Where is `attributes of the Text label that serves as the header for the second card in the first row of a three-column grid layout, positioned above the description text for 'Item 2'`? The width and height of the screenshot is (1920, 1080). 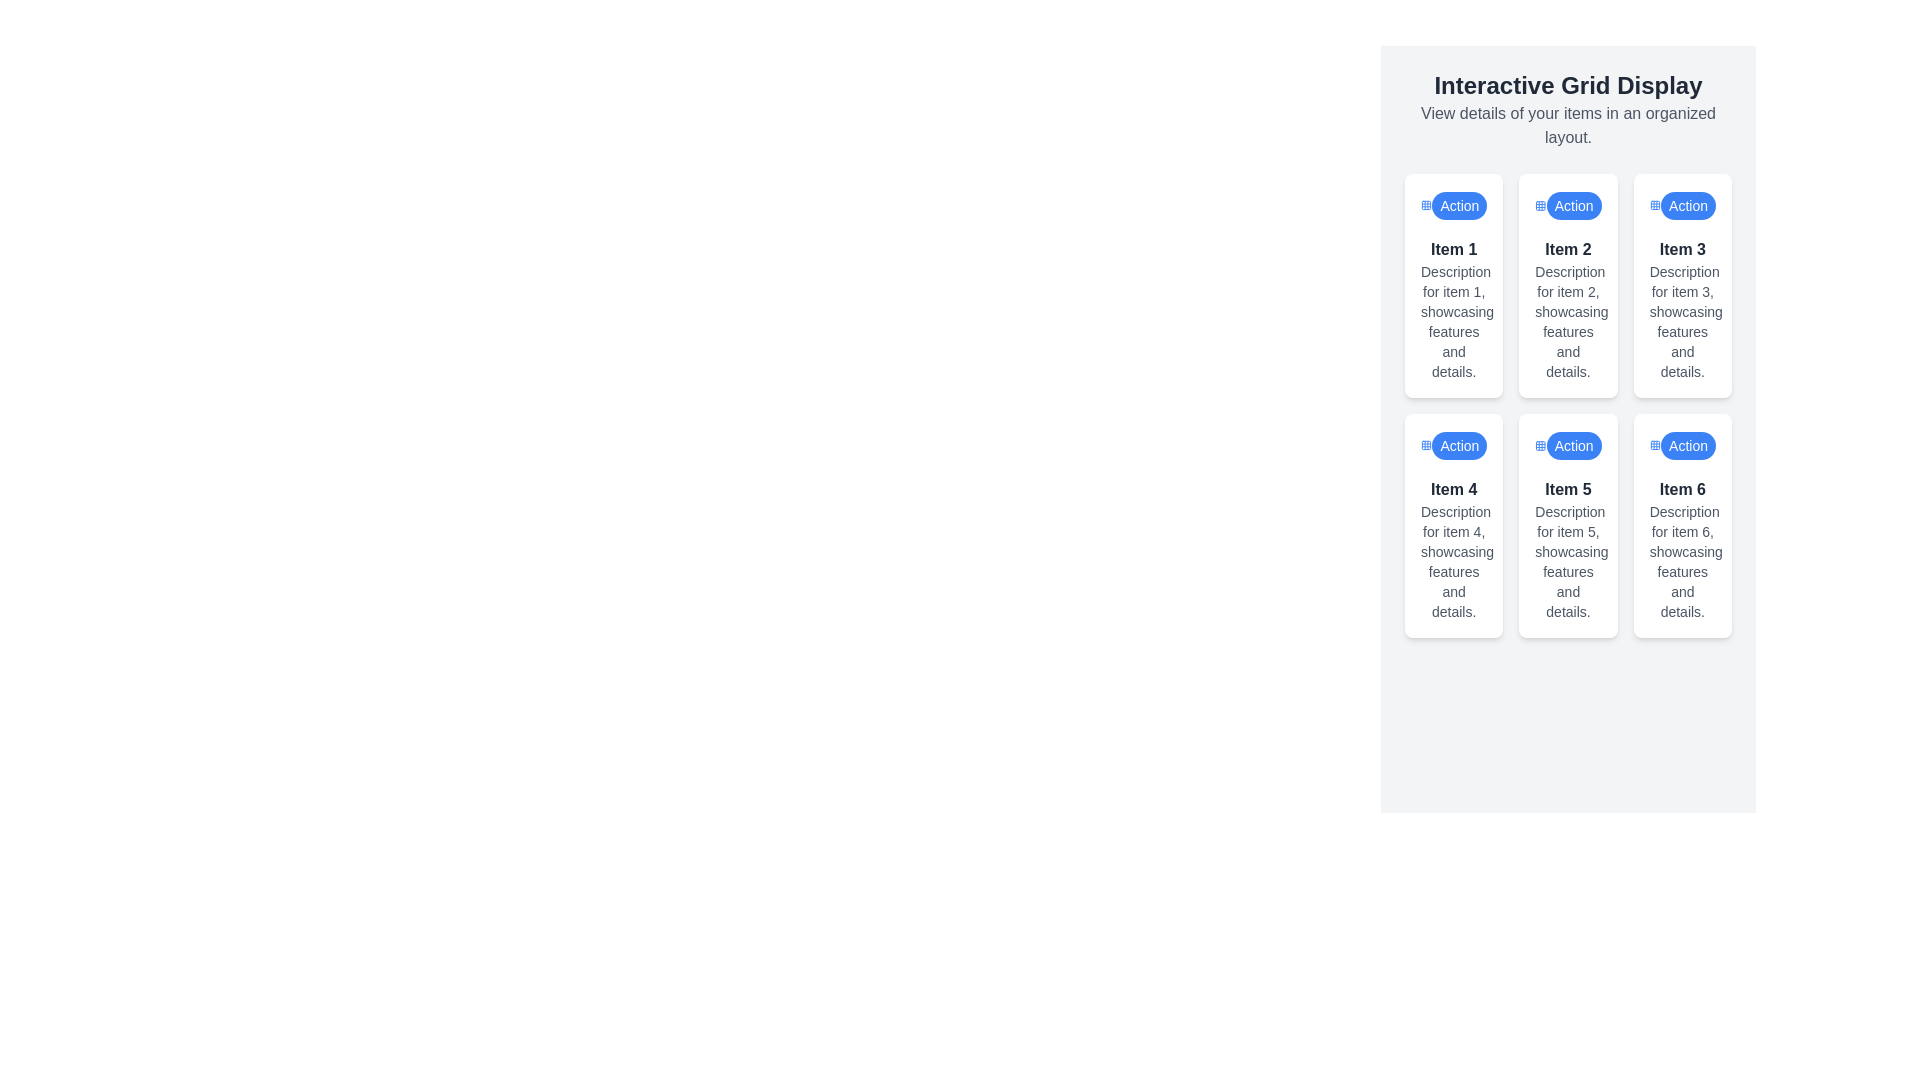 attributes of the Text label that serves as the header for the second card in the first row of a three-column grid layout, positioned above the description text for 'Item 2' is located at coordinates (1567, 249).